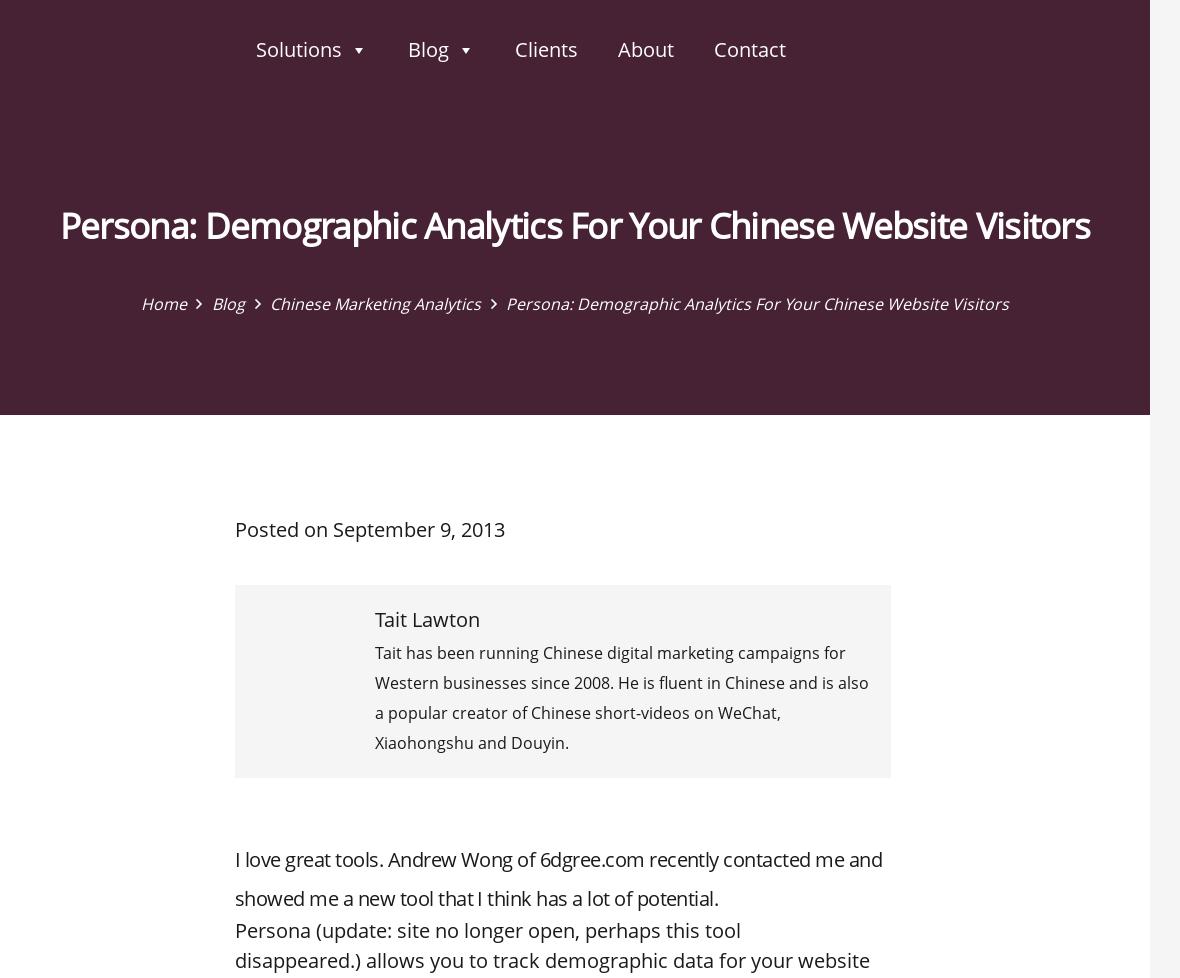  Describe the element at coordinates (558, 878) in the screenshot. I see `'I love great tools. Andrew Wong of 6dgree.com recently contacted me and showed me a new tool that I think has a lot of potential.'` at that location.